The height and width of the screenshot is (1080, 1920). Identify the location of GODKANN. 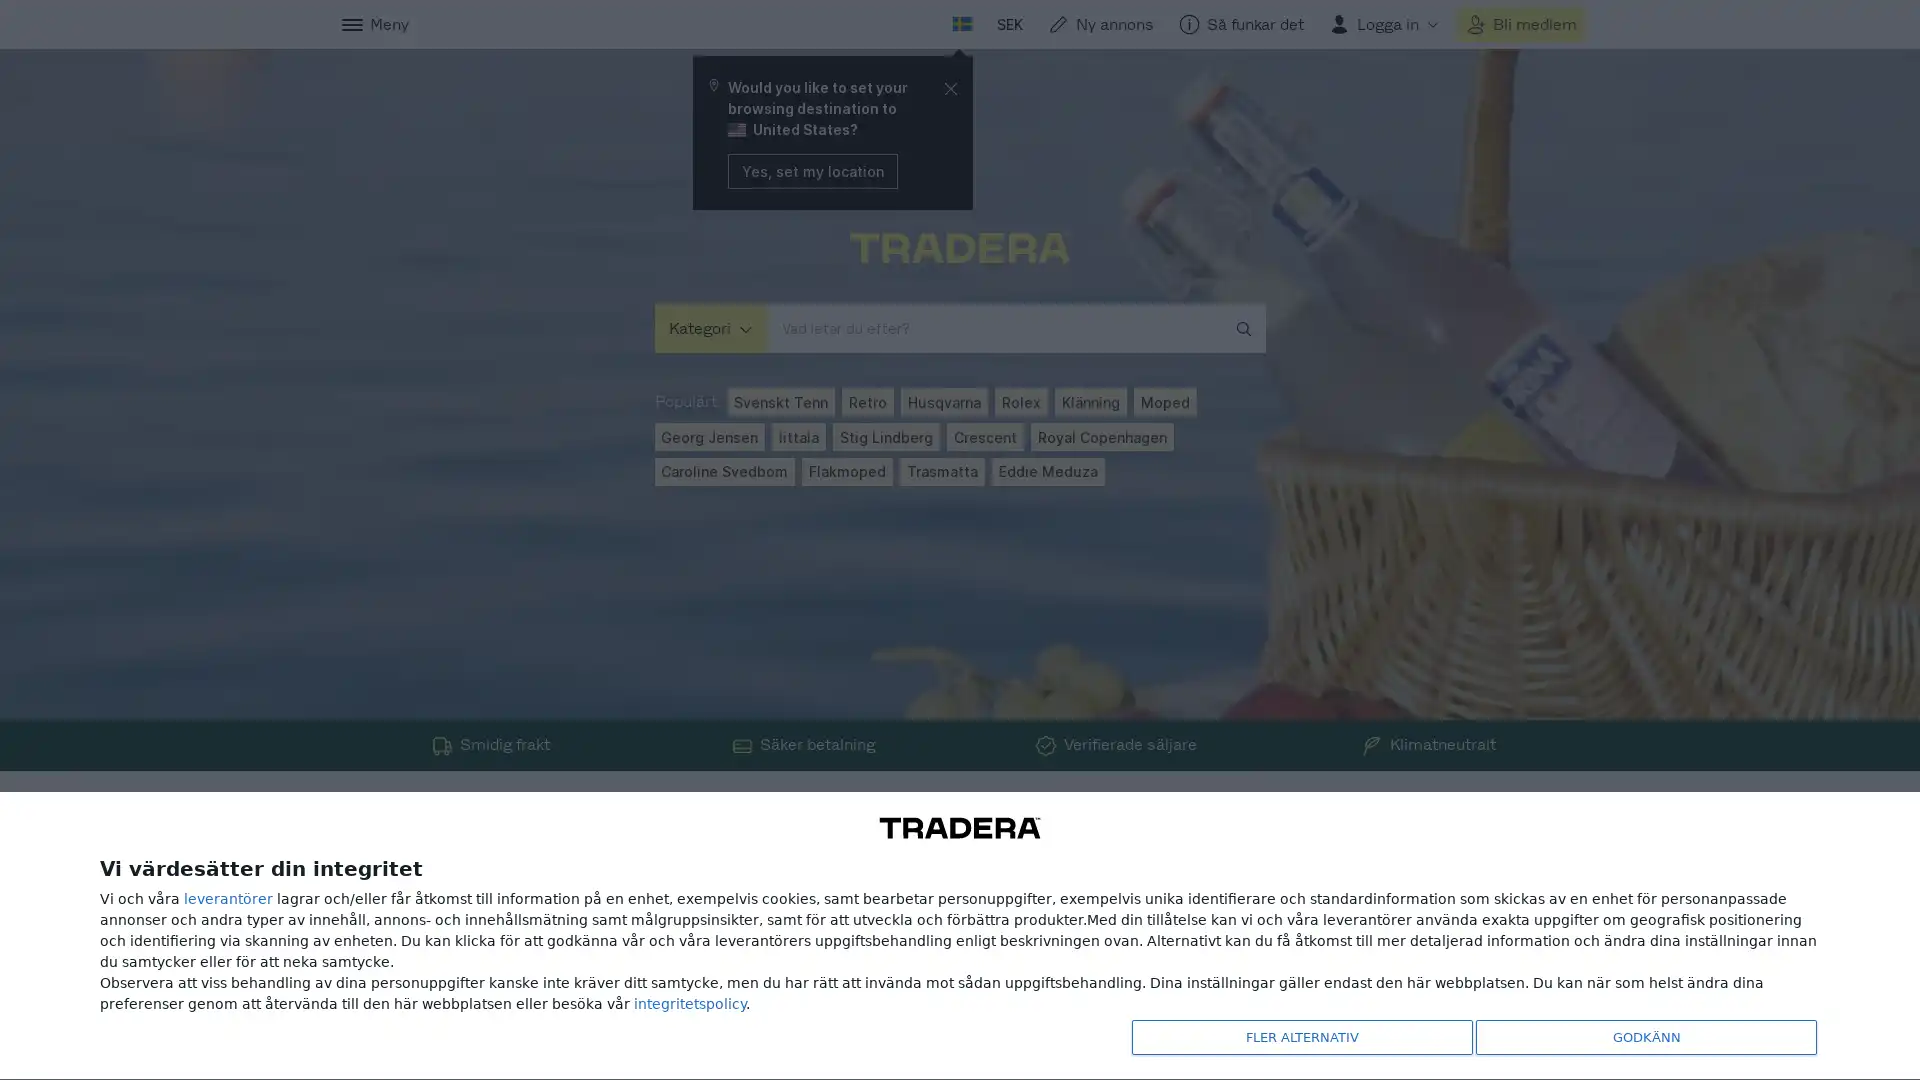
(1640, 1034).